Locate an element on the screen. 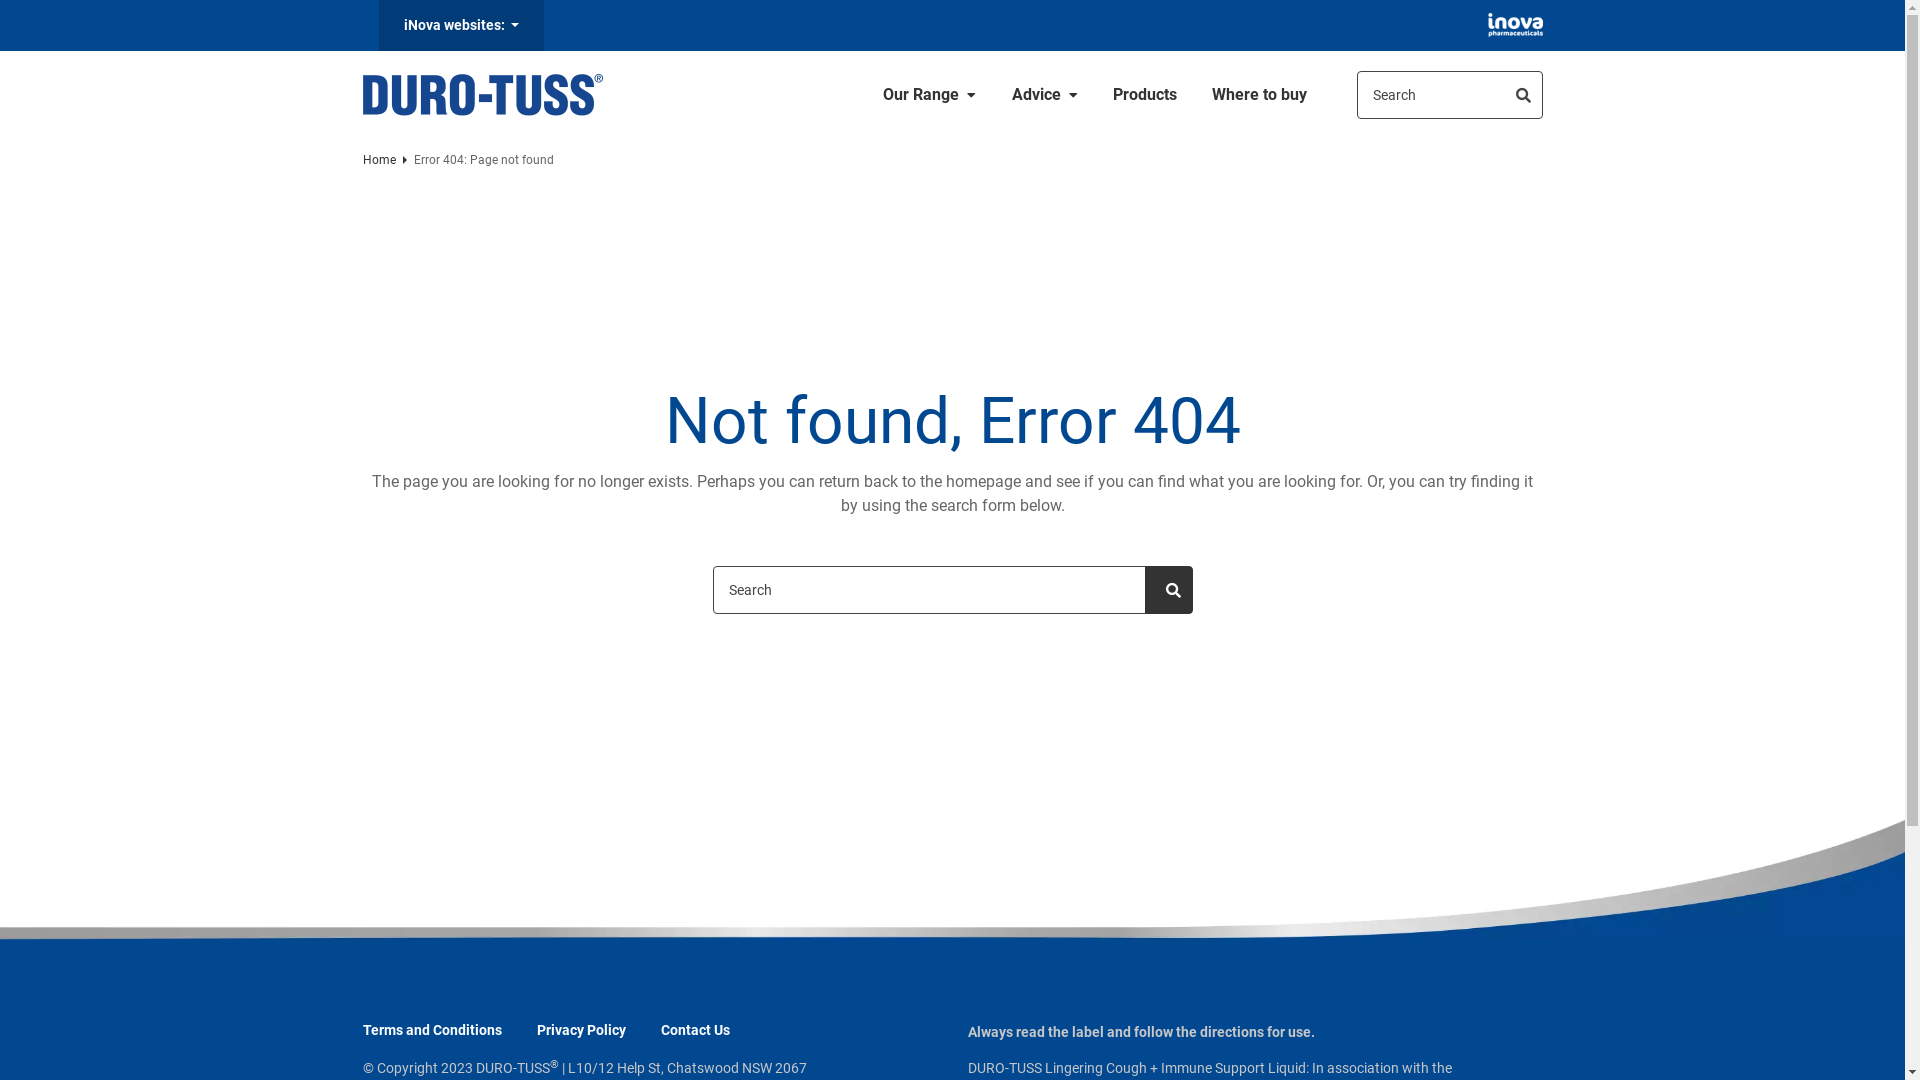 This screenshot has height=1080, width=1920. 'Advice' is located at coordinates (1044, 95).